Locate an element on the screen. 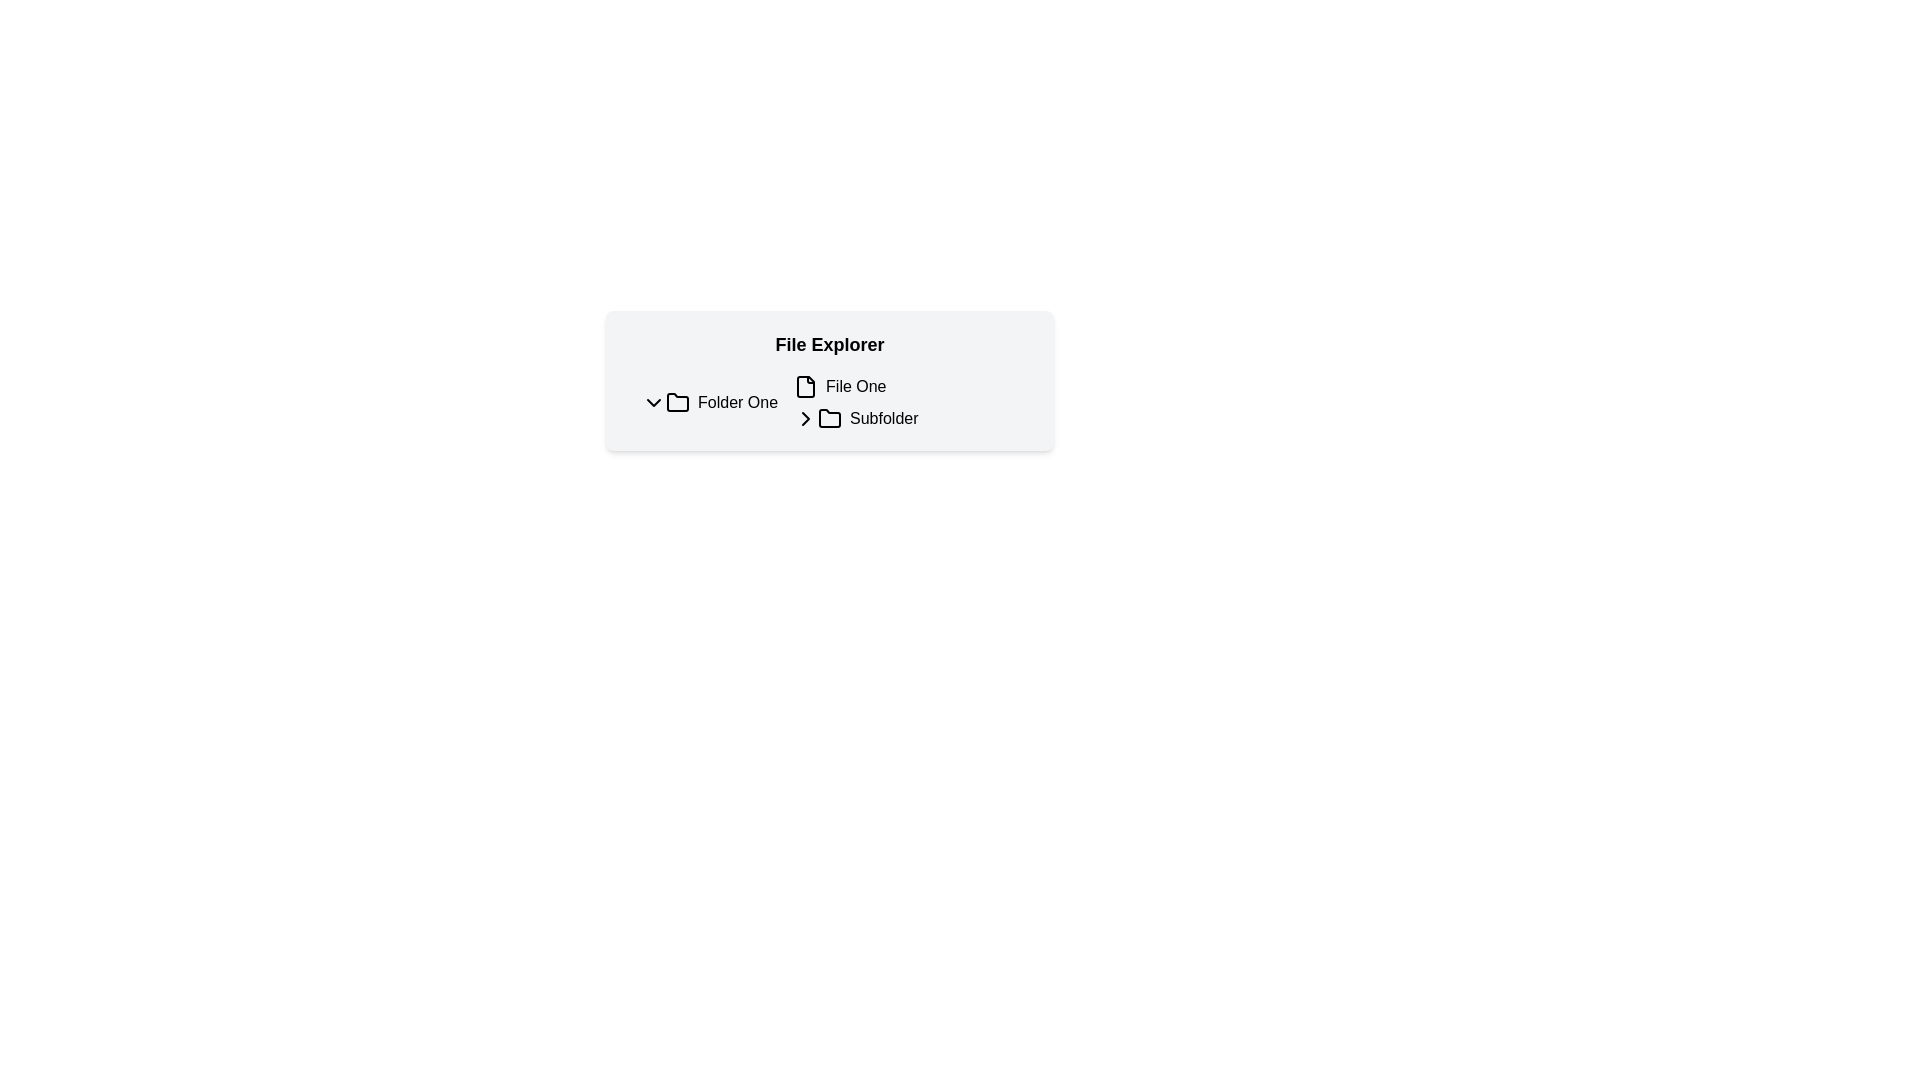 The image size is (1920, 1080). on the list item representing the file named 'File One' located in the 'File Explorer' section is located at coordinates (848, 386).